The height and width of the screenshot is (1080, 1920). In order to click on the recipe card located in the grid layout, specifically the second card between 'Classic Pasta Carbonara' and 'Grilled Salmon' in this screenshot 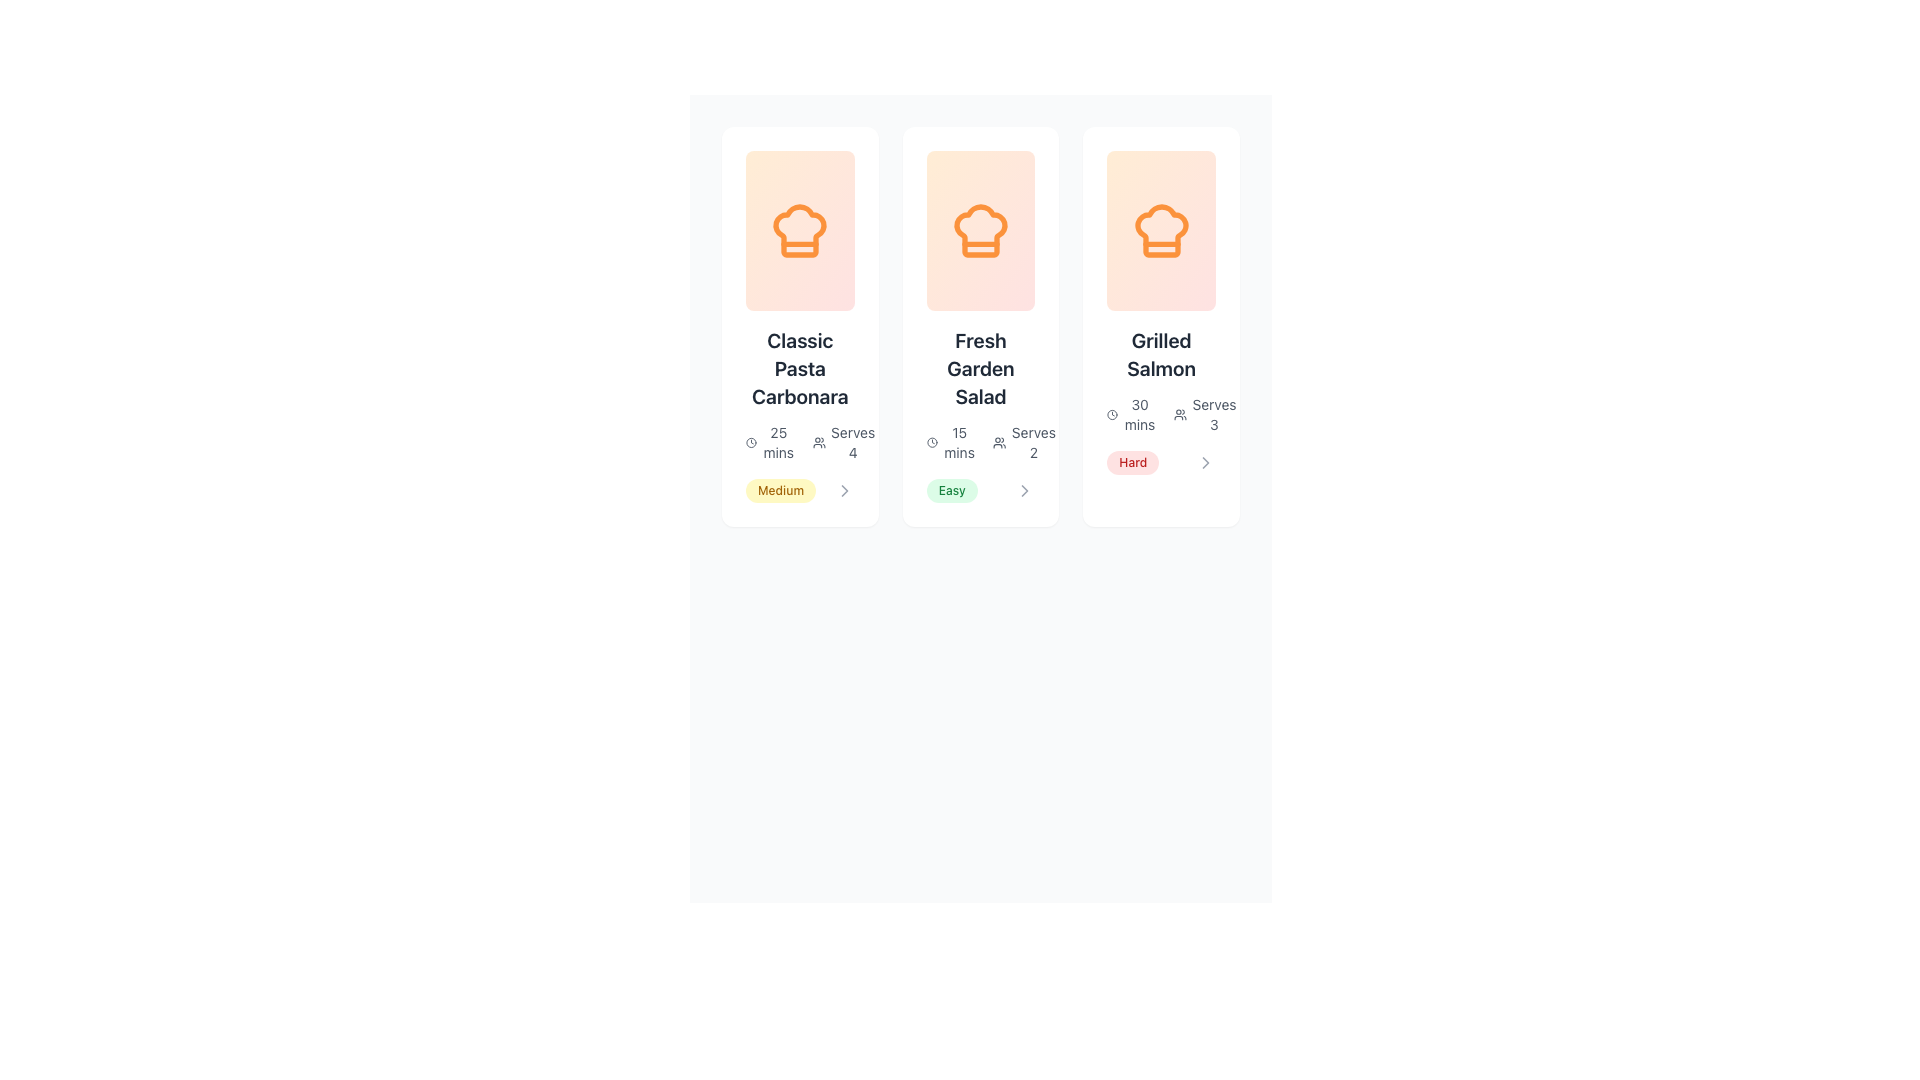, I will do `click(980, 326)`.